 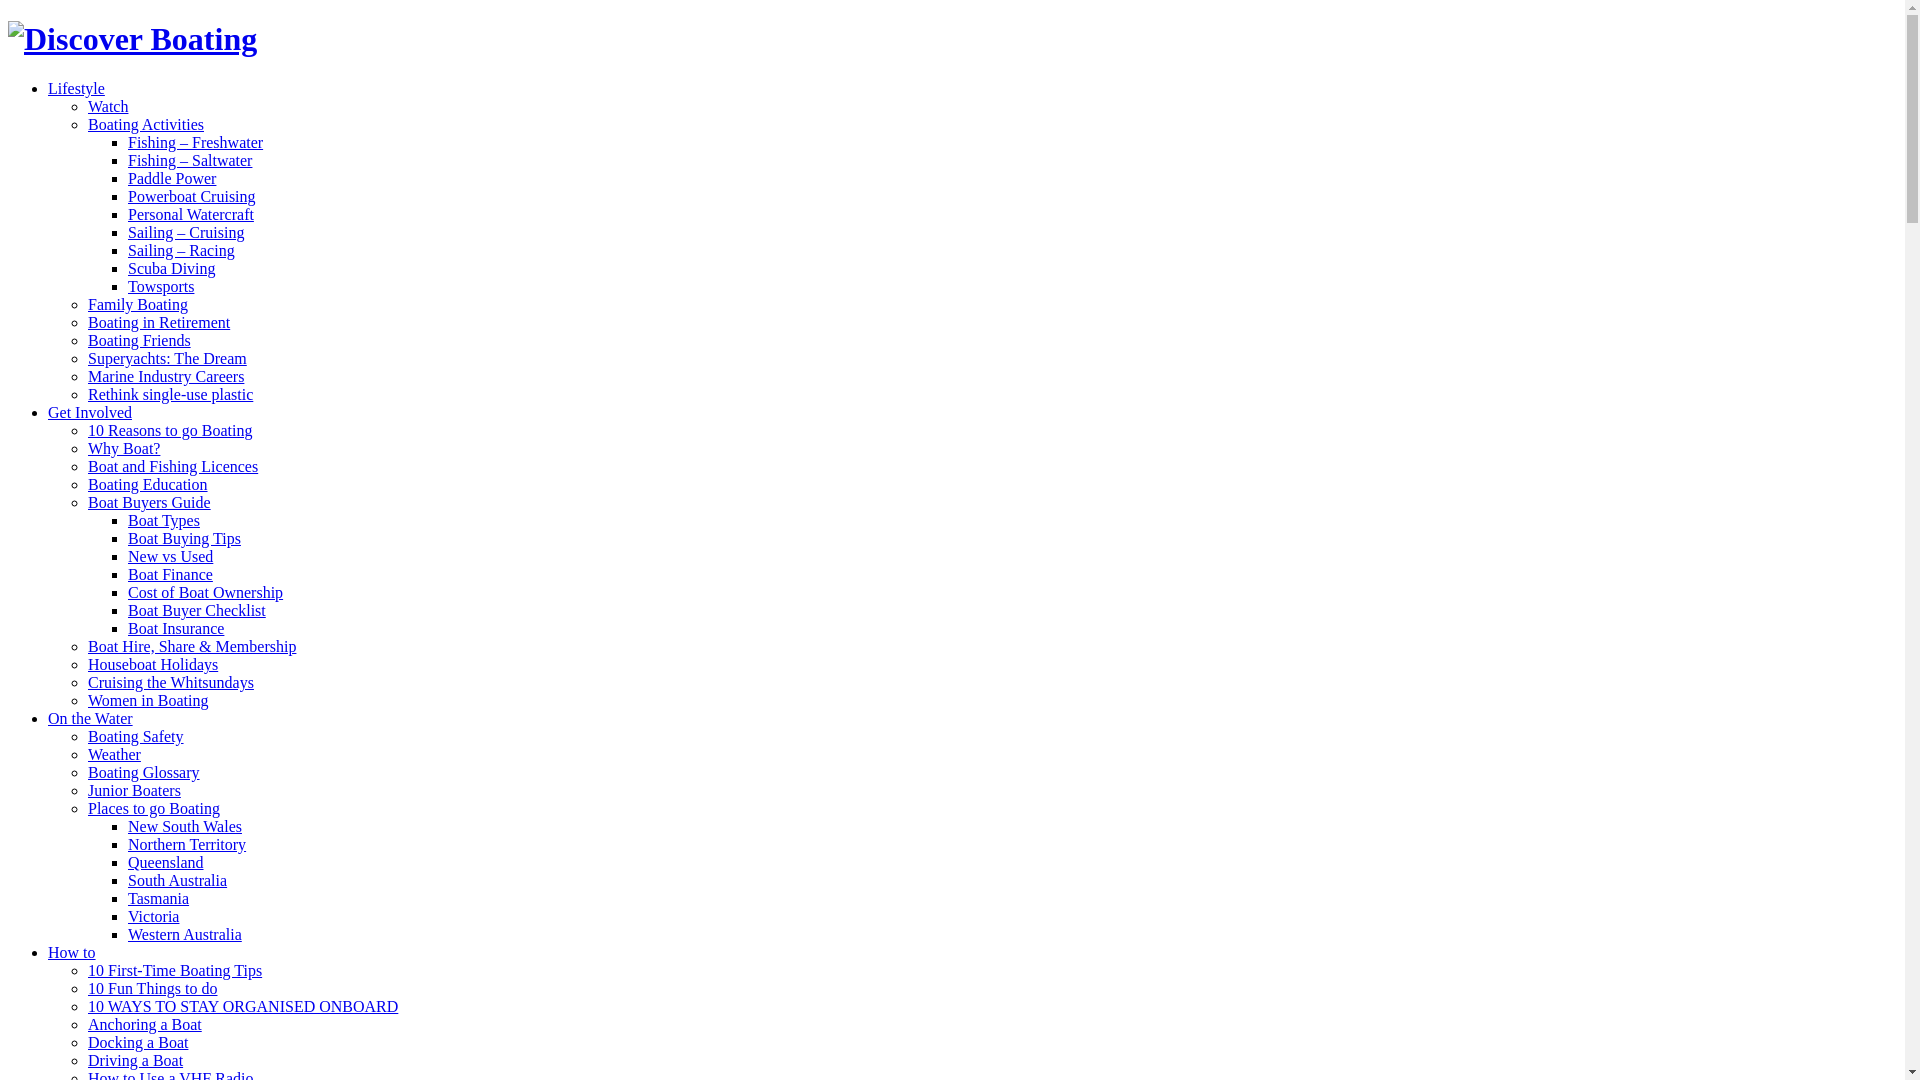 What do you see at coordinates (86, 754) in the screenshot?
I see `'Weather'` at bounding box center [86, 754].